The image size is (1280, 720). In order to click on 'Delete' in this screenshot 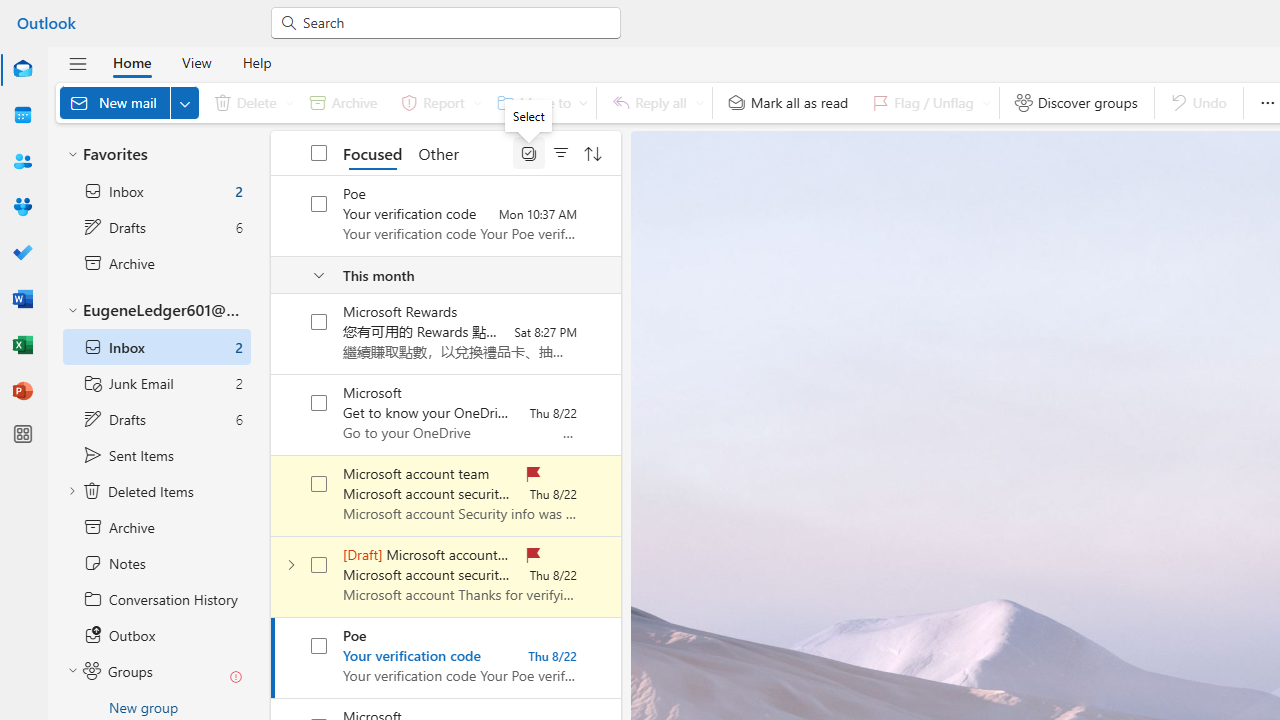, I will do `click(249, 102)`.